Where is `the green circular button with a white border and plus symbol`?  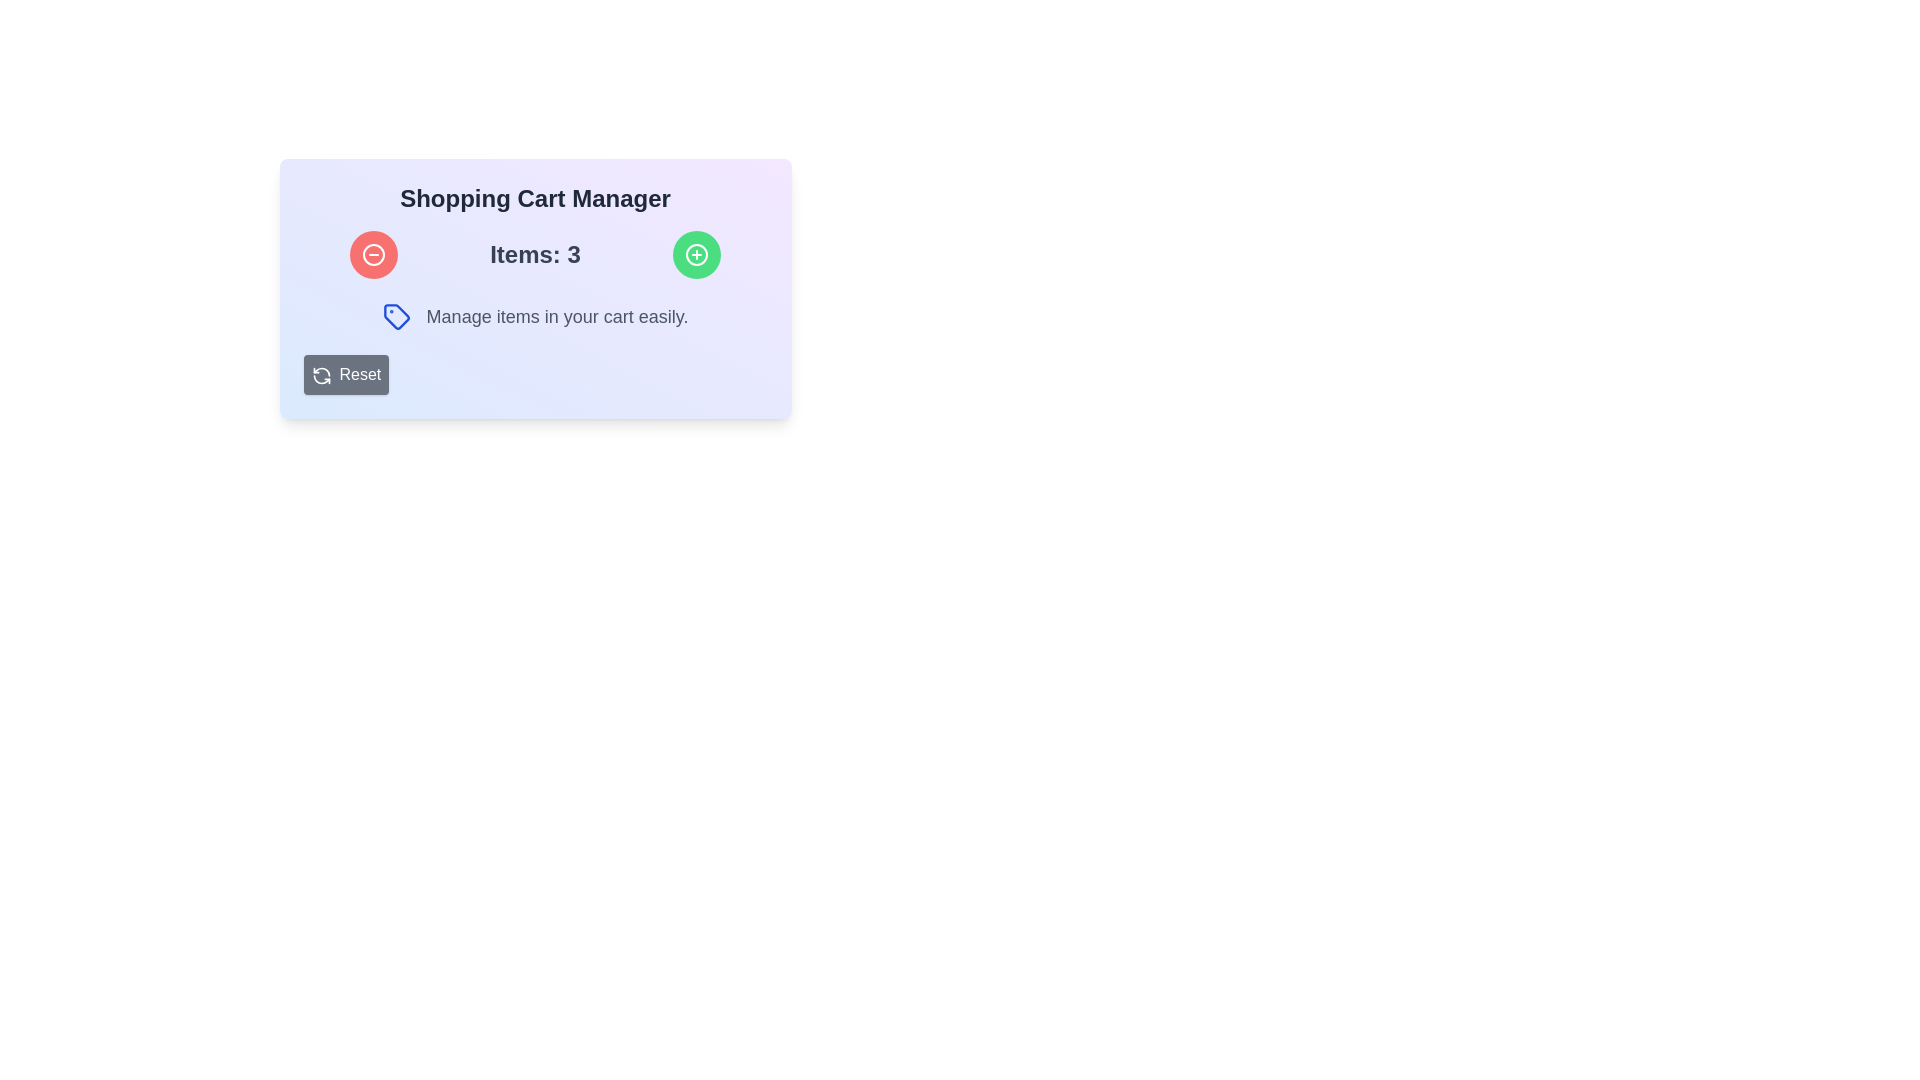 the green circular button with a white border and plus symbol is located at coordinates (696, 253).